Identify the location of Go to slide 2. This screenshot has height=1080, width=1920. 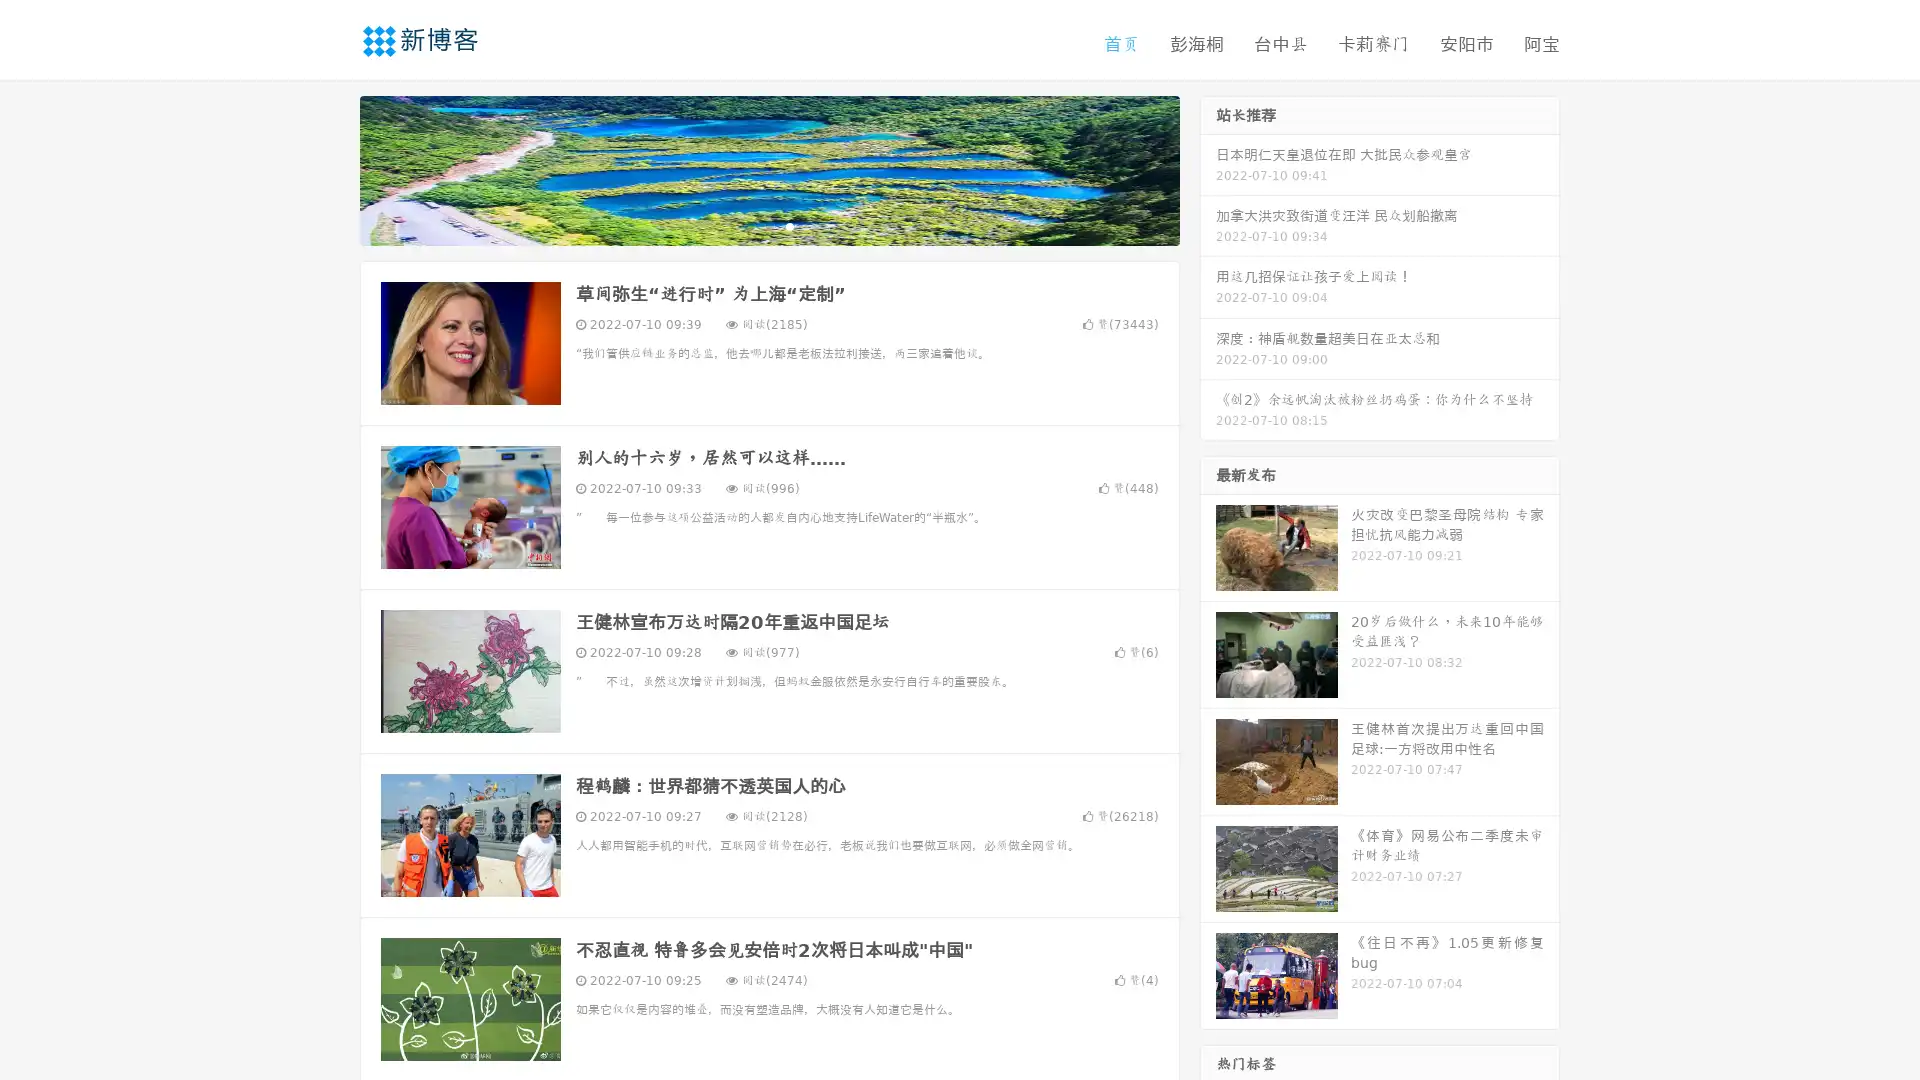
(768, 225).